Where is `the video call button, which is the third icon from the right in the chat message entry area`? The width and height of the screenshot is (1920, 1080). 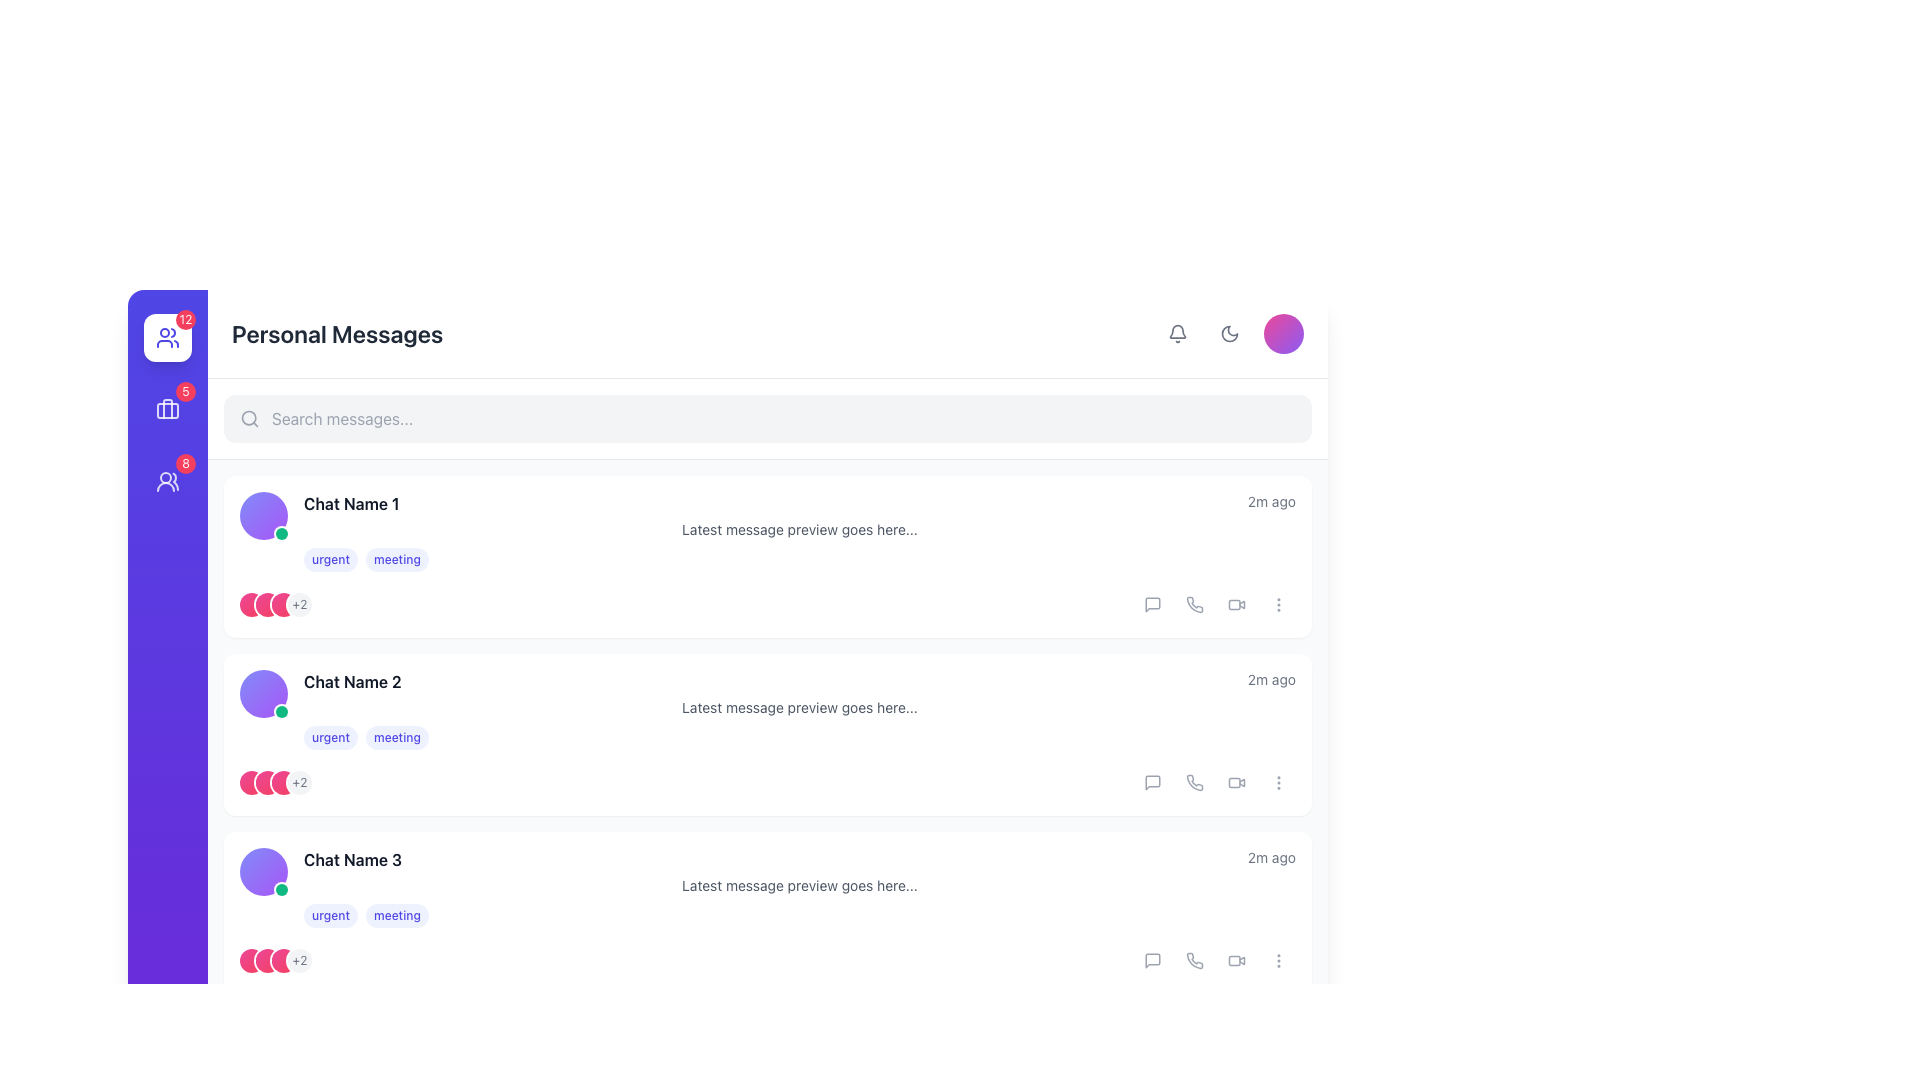 the video call button, which is the third icon from the right in the chat message entry area is located at coordinates (1236, 604).